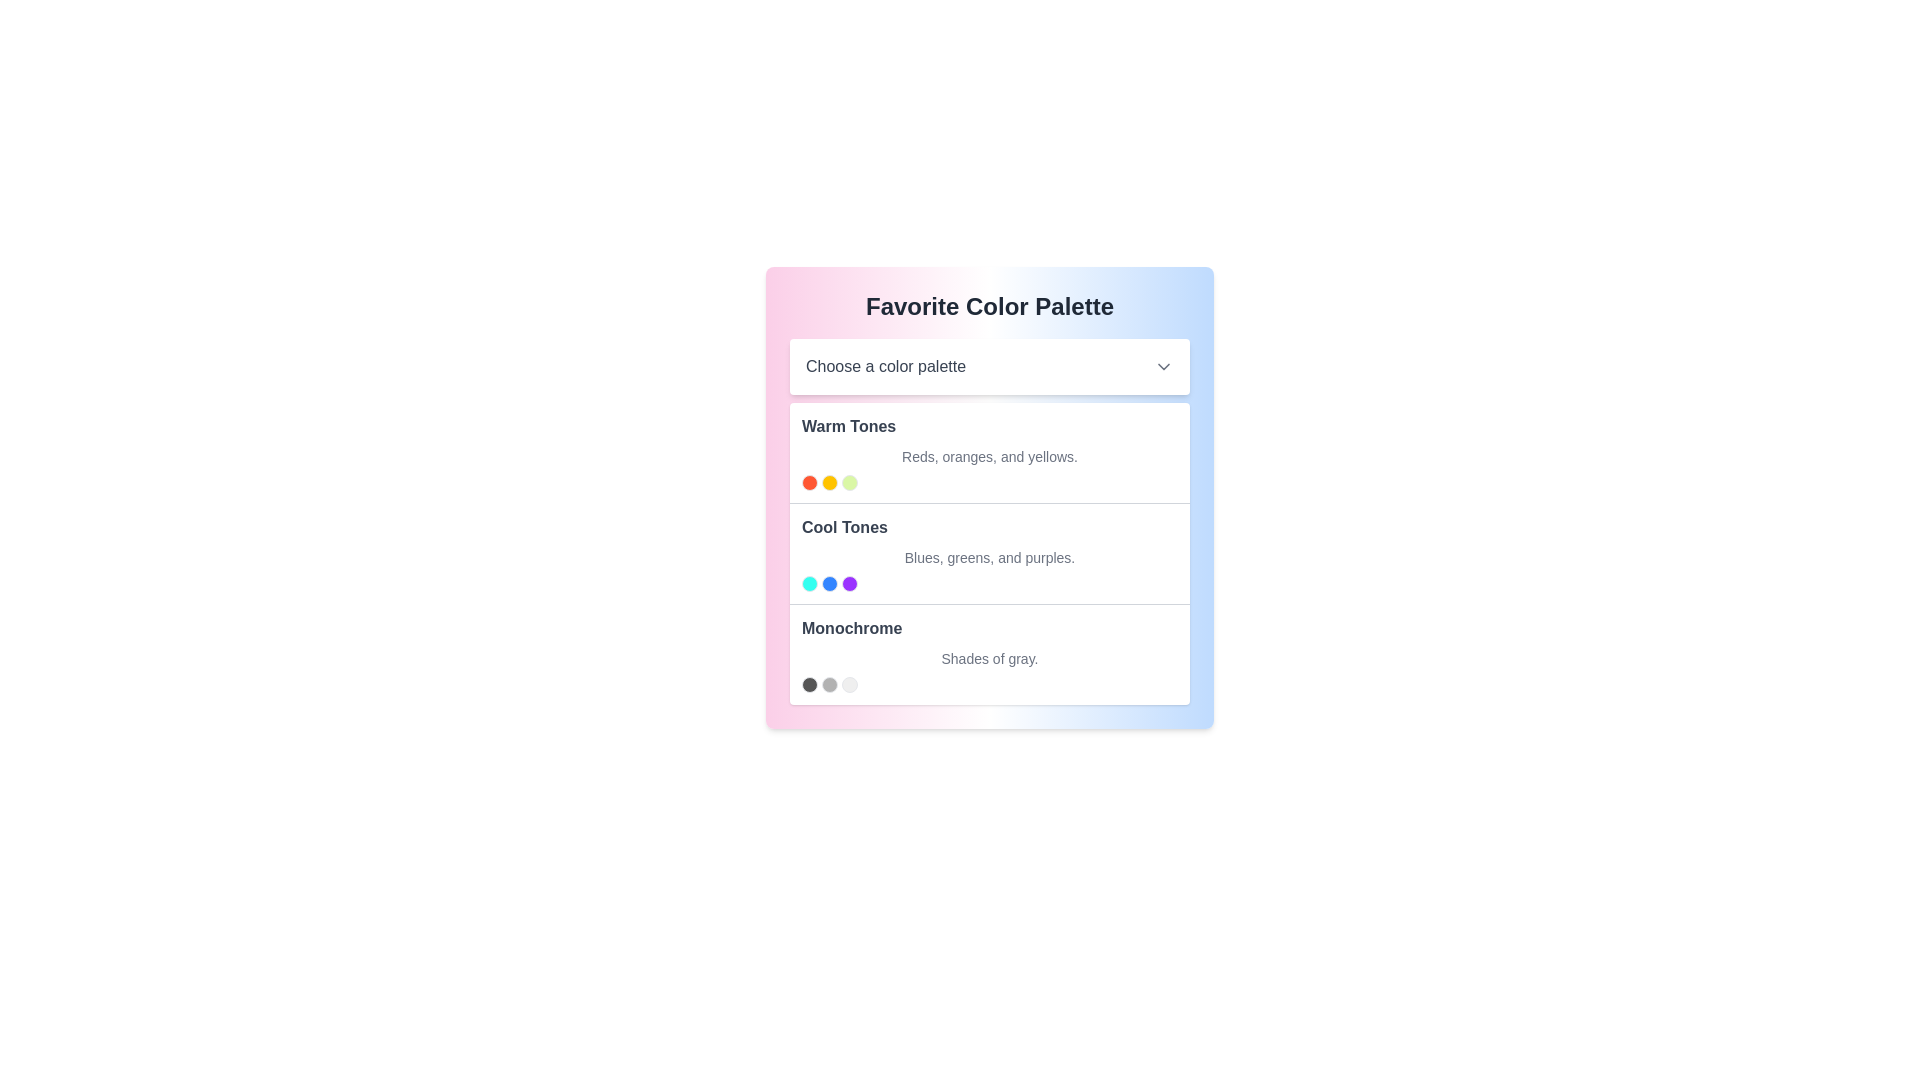  I want to click on the third selectable circle in the sequence of three small circles under the 'Monochrome' section, so click(849, 684).